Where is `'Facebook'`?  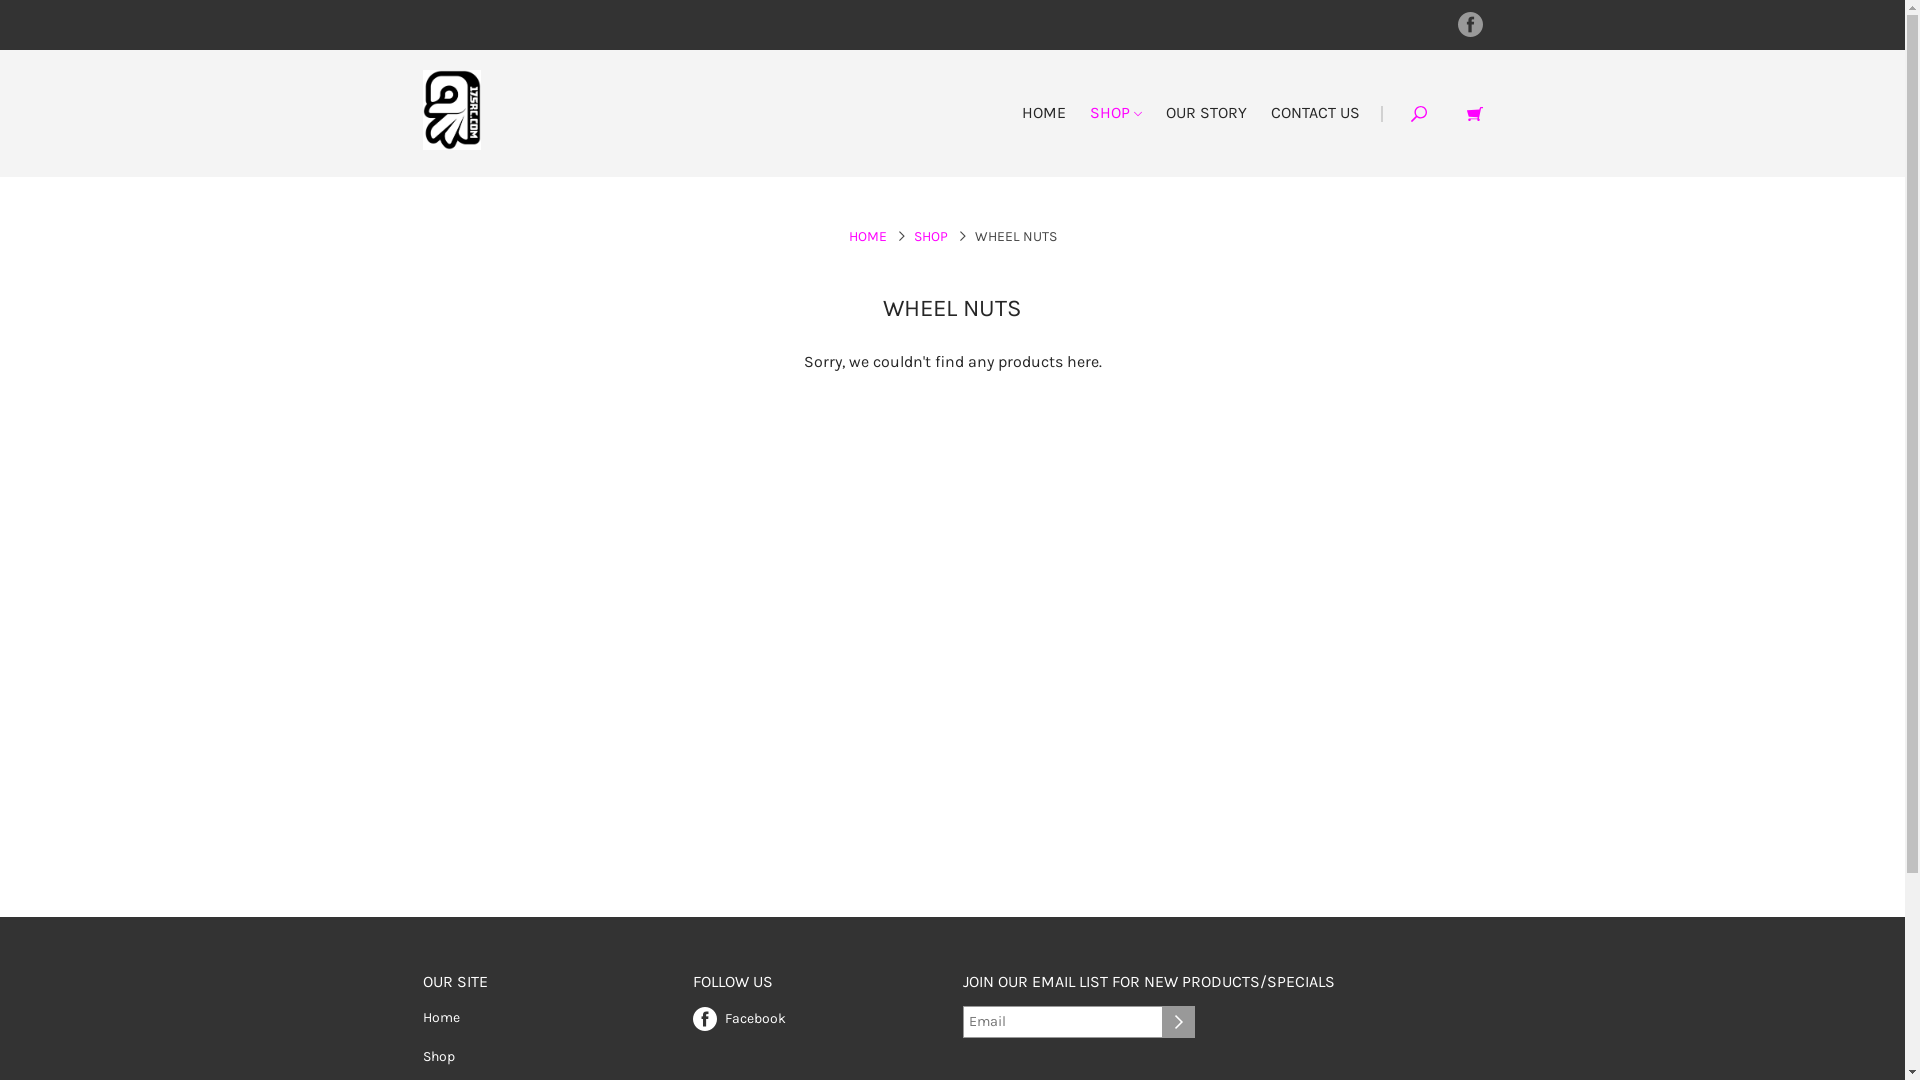 'Facebook' is located at coordinates (737, 1016).